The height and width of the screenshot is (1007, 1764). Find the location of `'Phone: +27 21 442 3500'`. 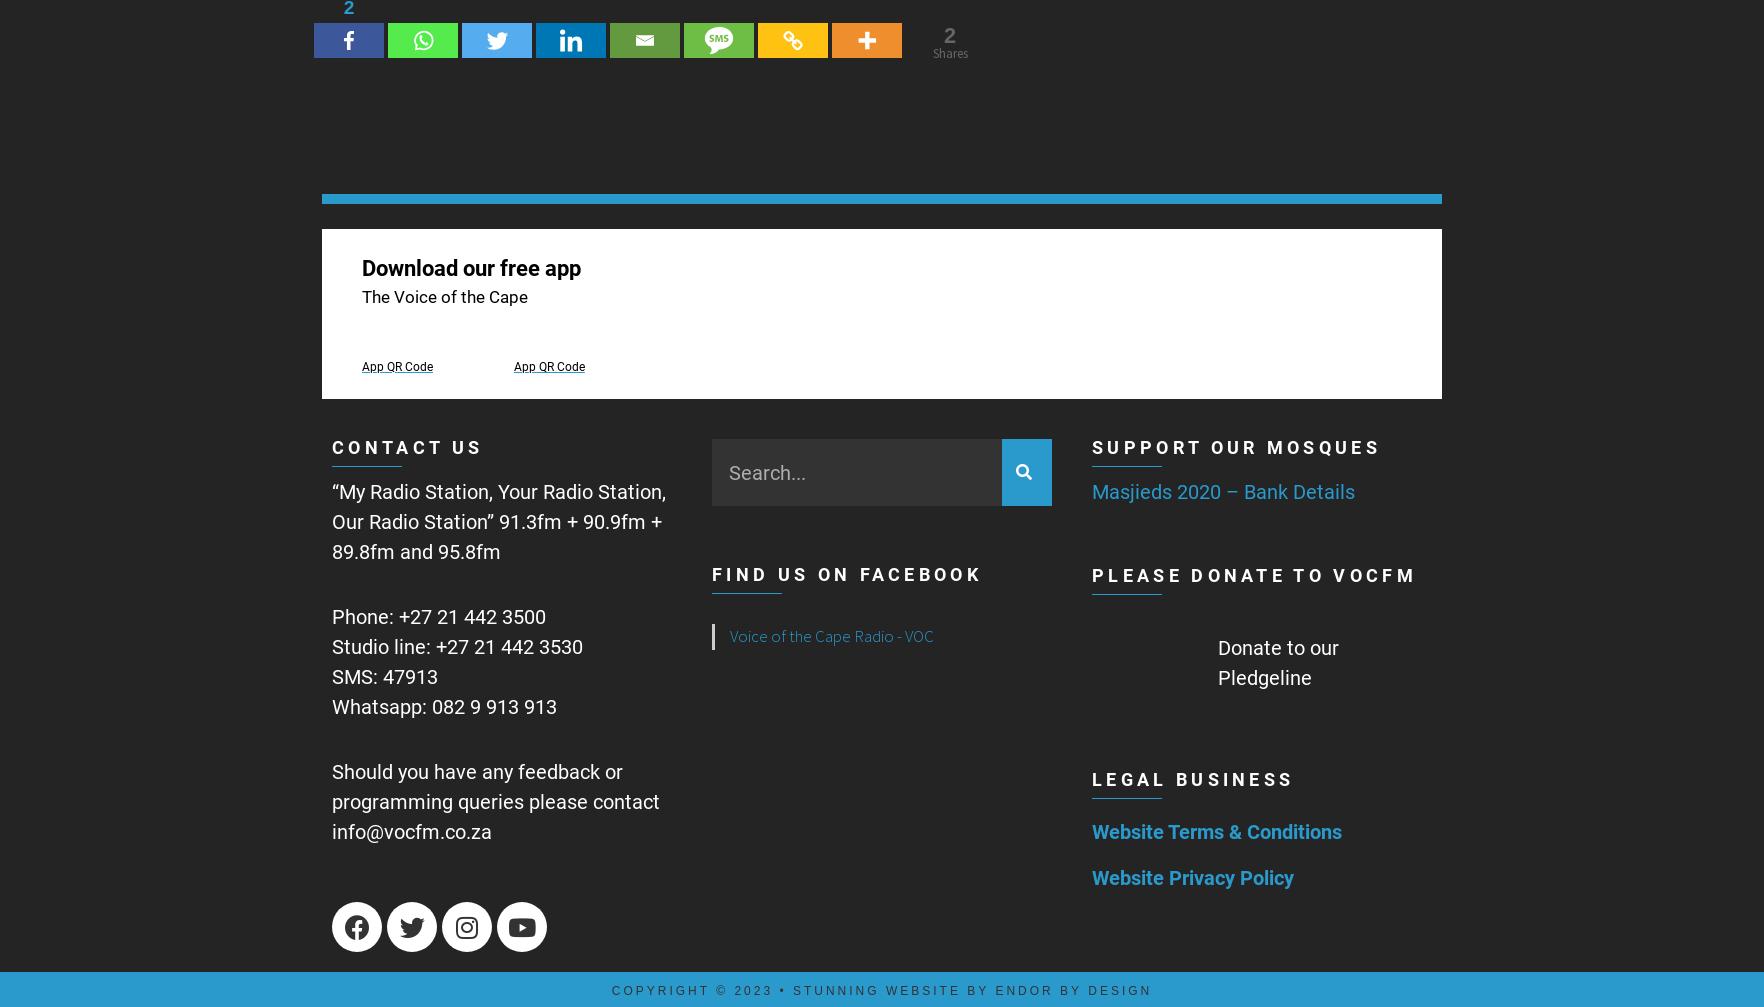

'Phone: +27 21 442 3500' is located at coordinates (331, 615).